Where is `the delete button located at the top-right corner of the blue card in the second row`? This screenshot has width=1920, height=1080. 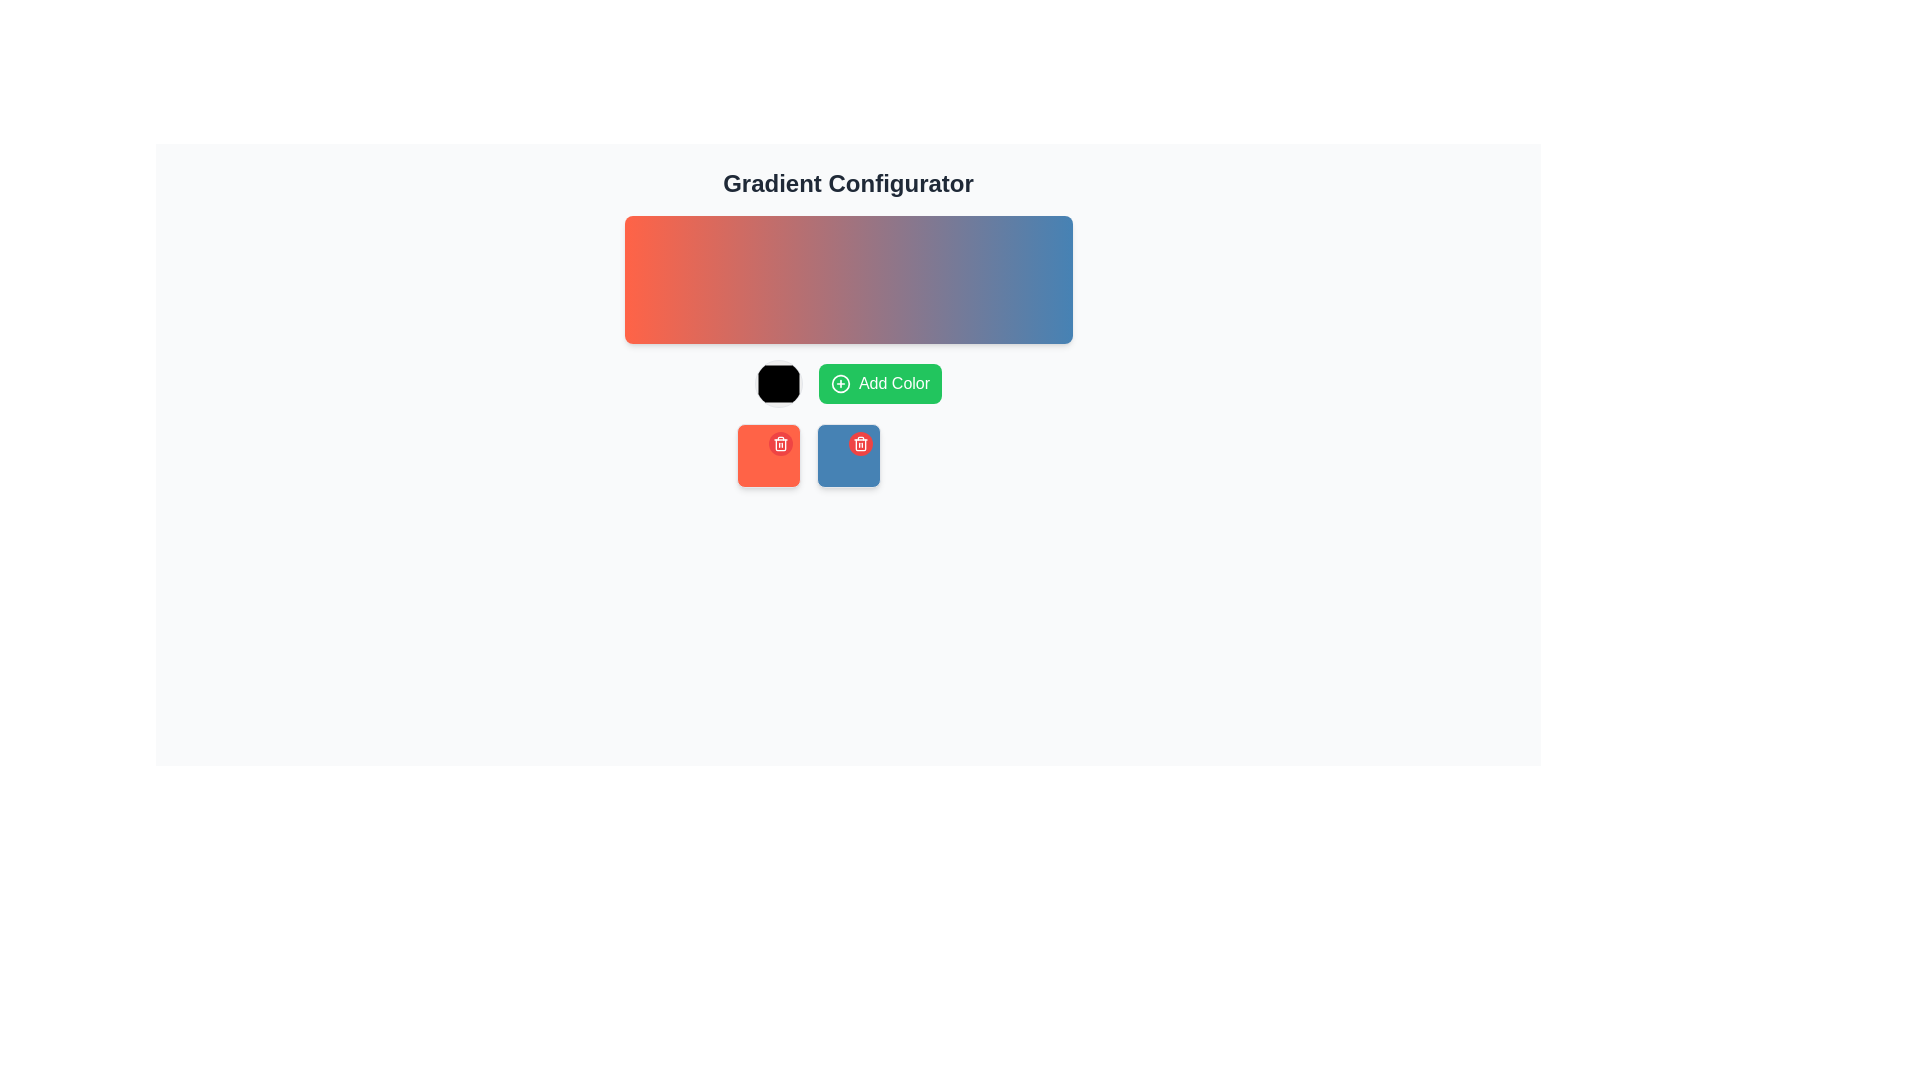
the delete button located at the top-right corner of the blue card in the second row is located at coordinates (860, 442).